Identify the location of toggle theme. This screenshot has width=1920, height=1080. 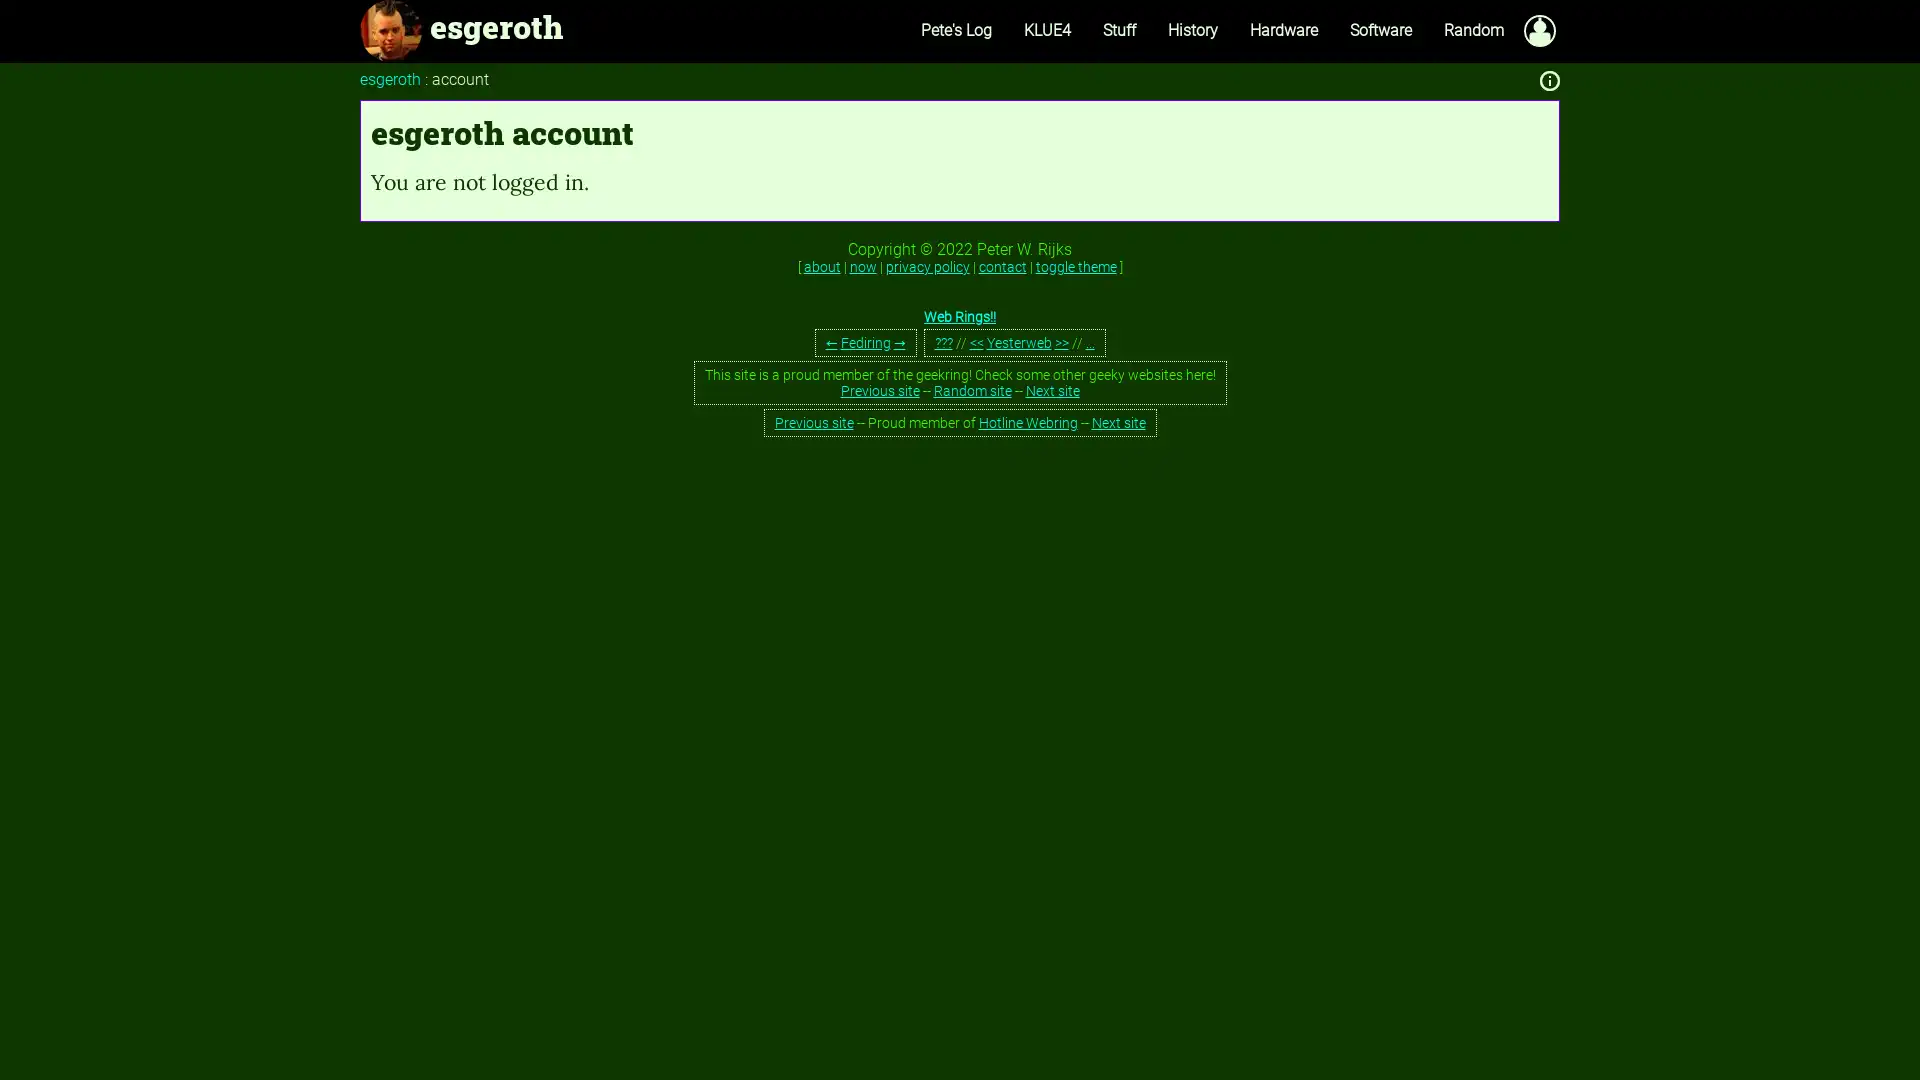
(1074, 265).